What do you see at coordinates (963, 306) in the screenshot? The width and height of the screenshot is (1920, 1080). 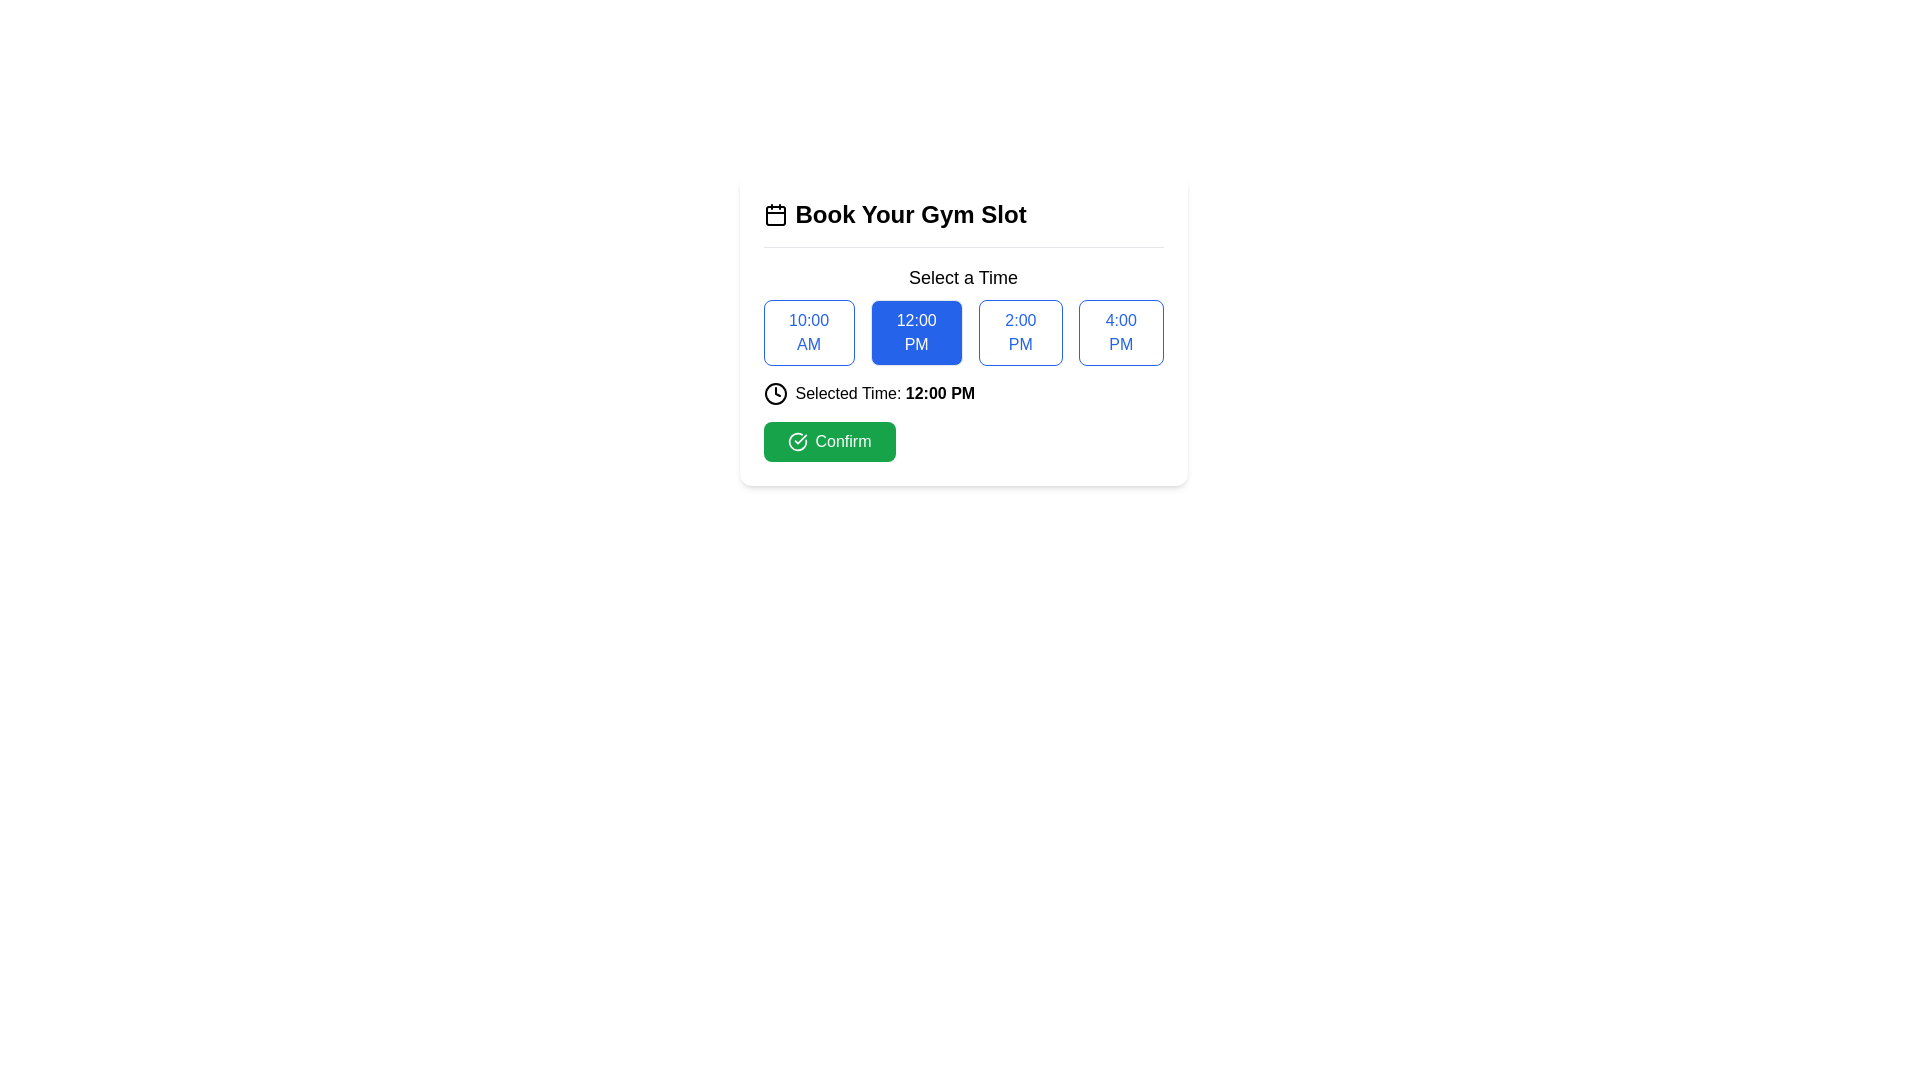 I see `the blue button displaying '12:00 PM'` at bounding box center [963, 306].